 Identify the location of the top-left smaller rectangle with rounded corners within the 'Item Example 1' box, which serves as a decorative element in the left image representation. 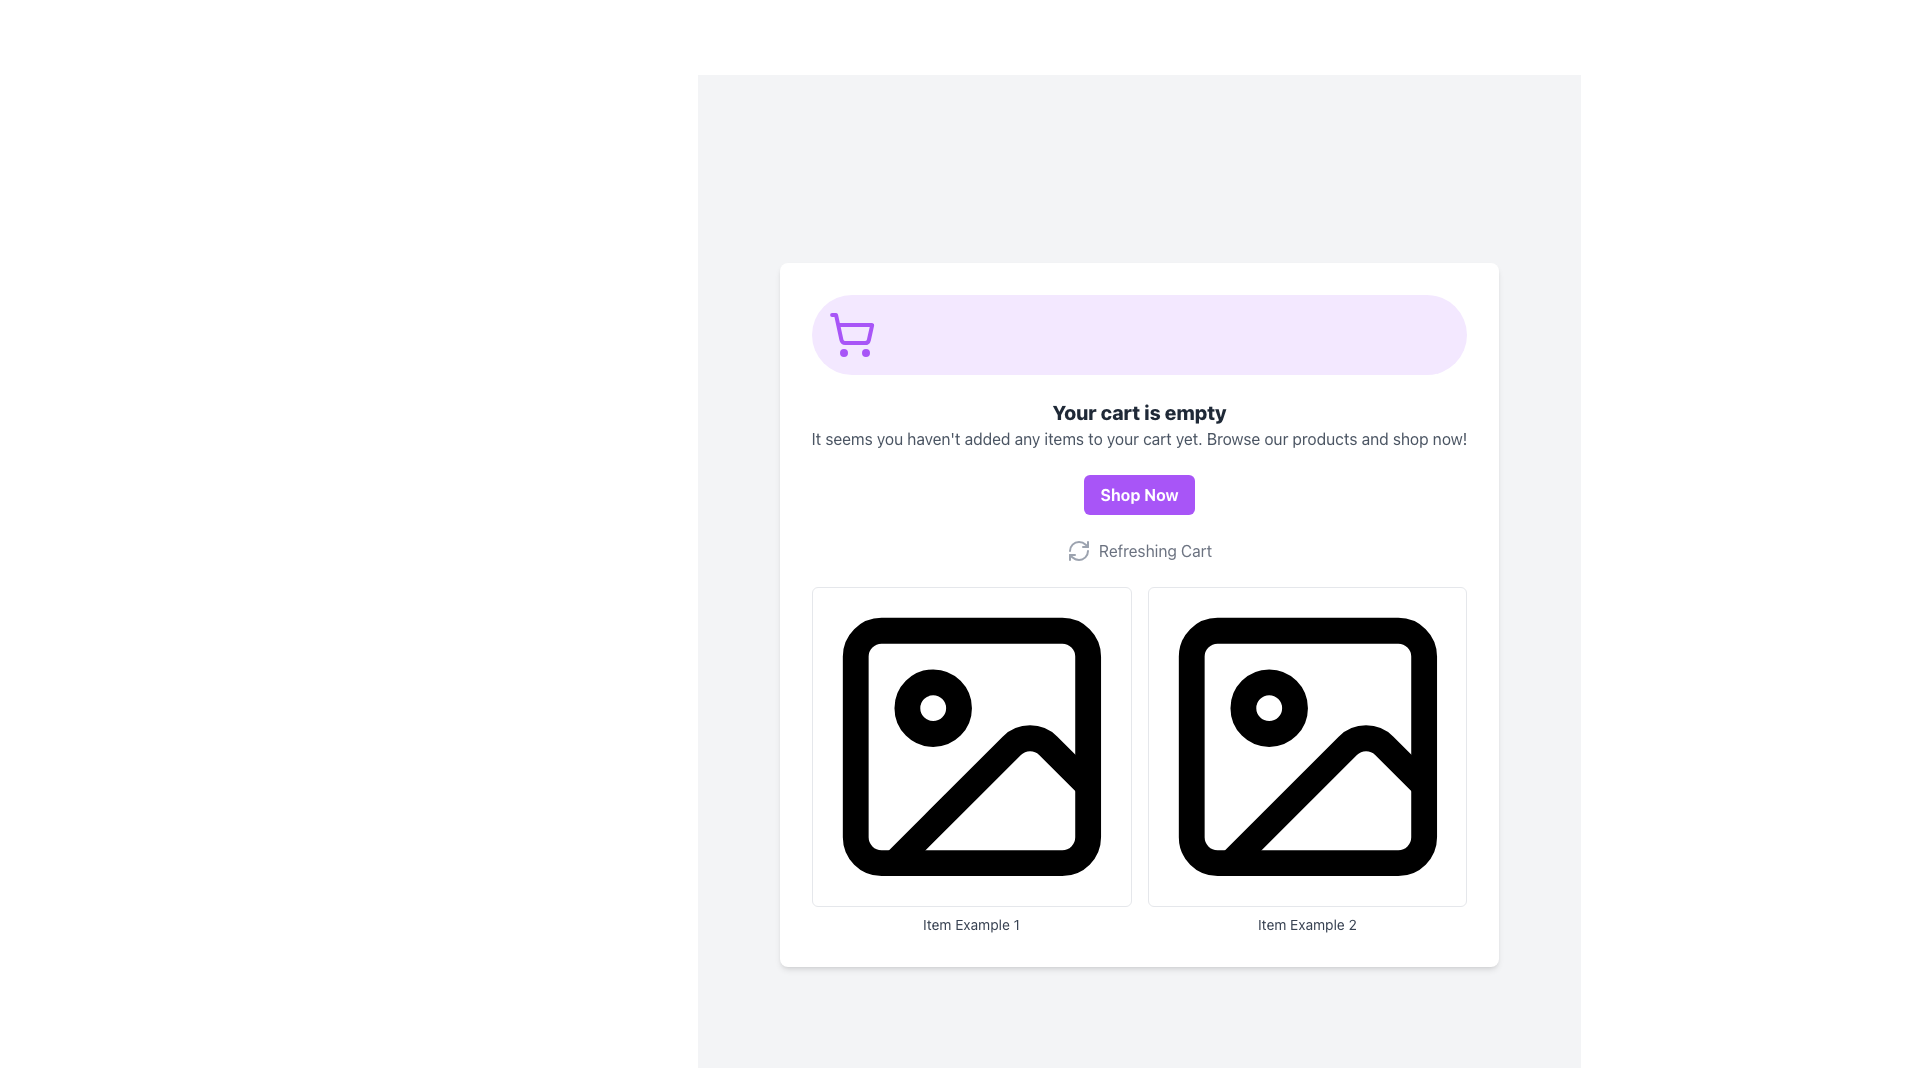
(971, 747).